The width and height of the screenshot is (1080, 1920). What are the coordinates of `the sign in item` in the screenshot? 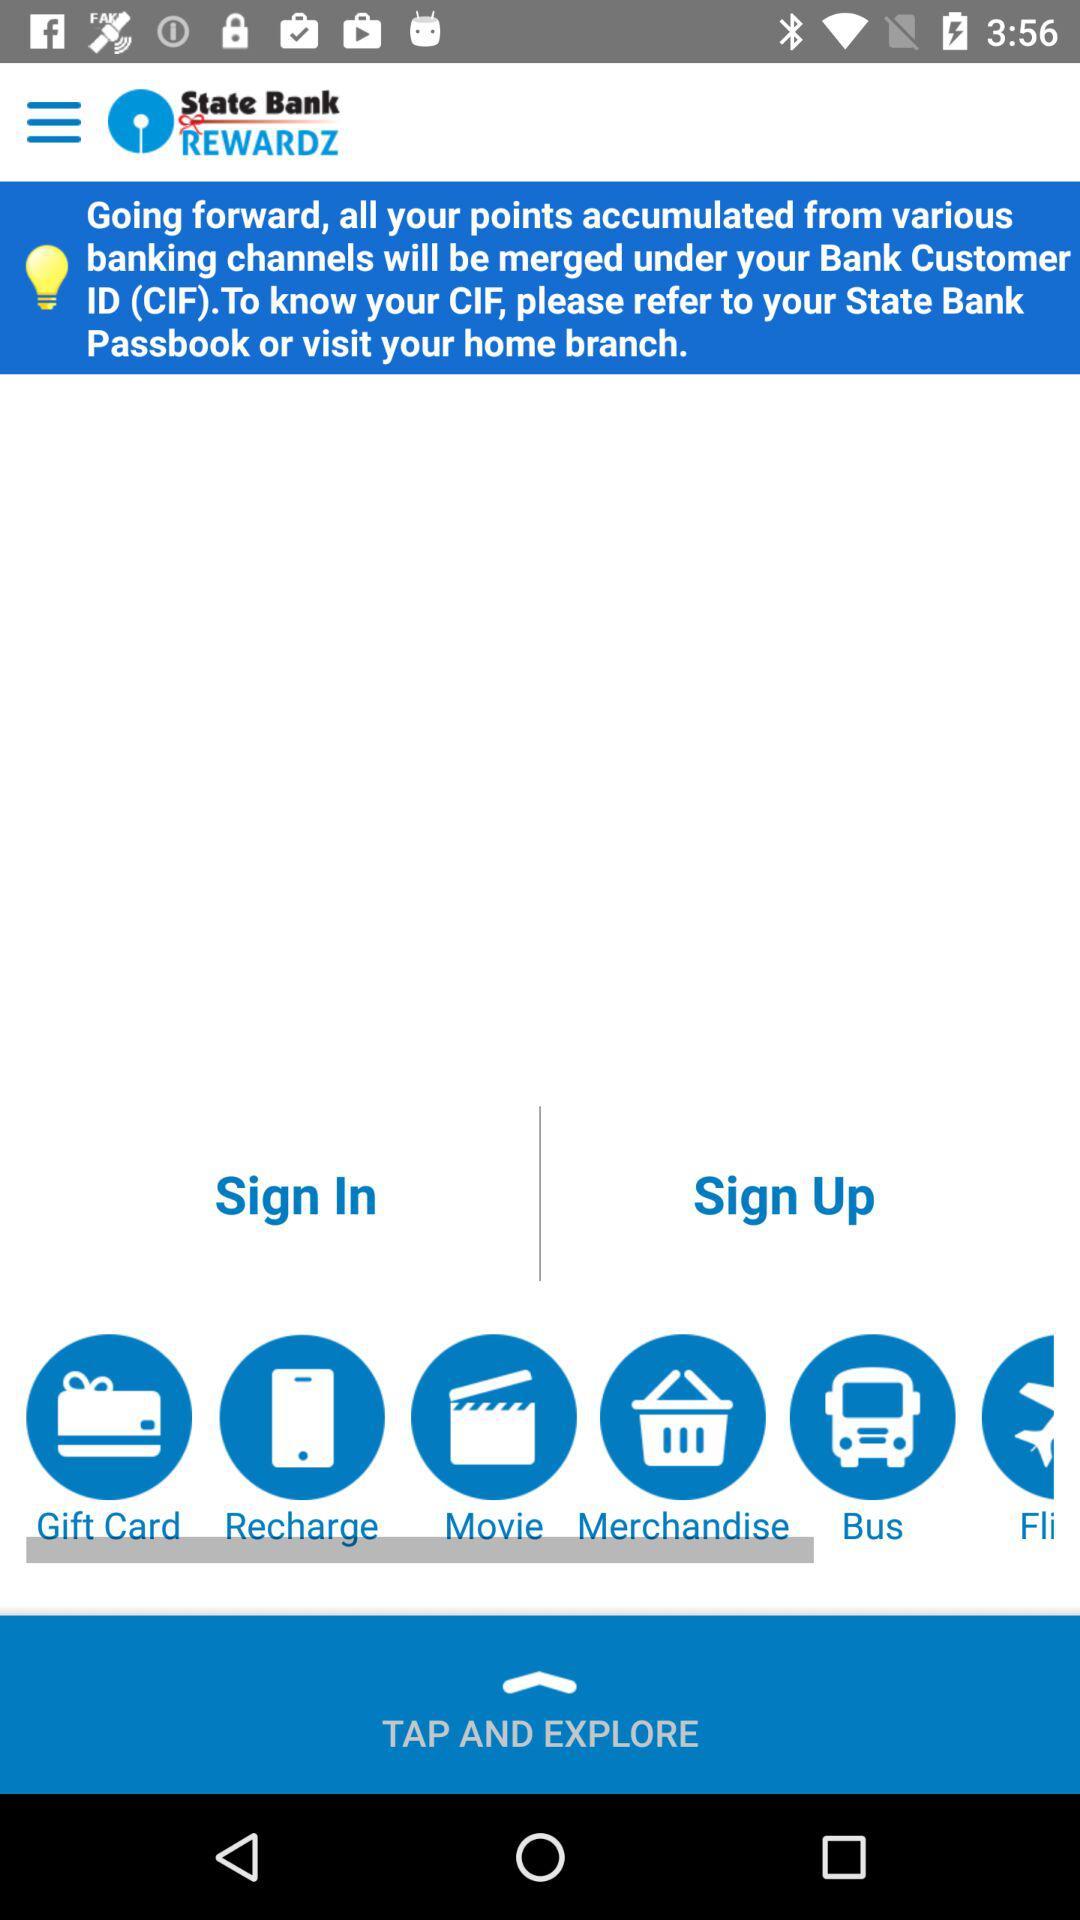 It's located at (295, 1193).